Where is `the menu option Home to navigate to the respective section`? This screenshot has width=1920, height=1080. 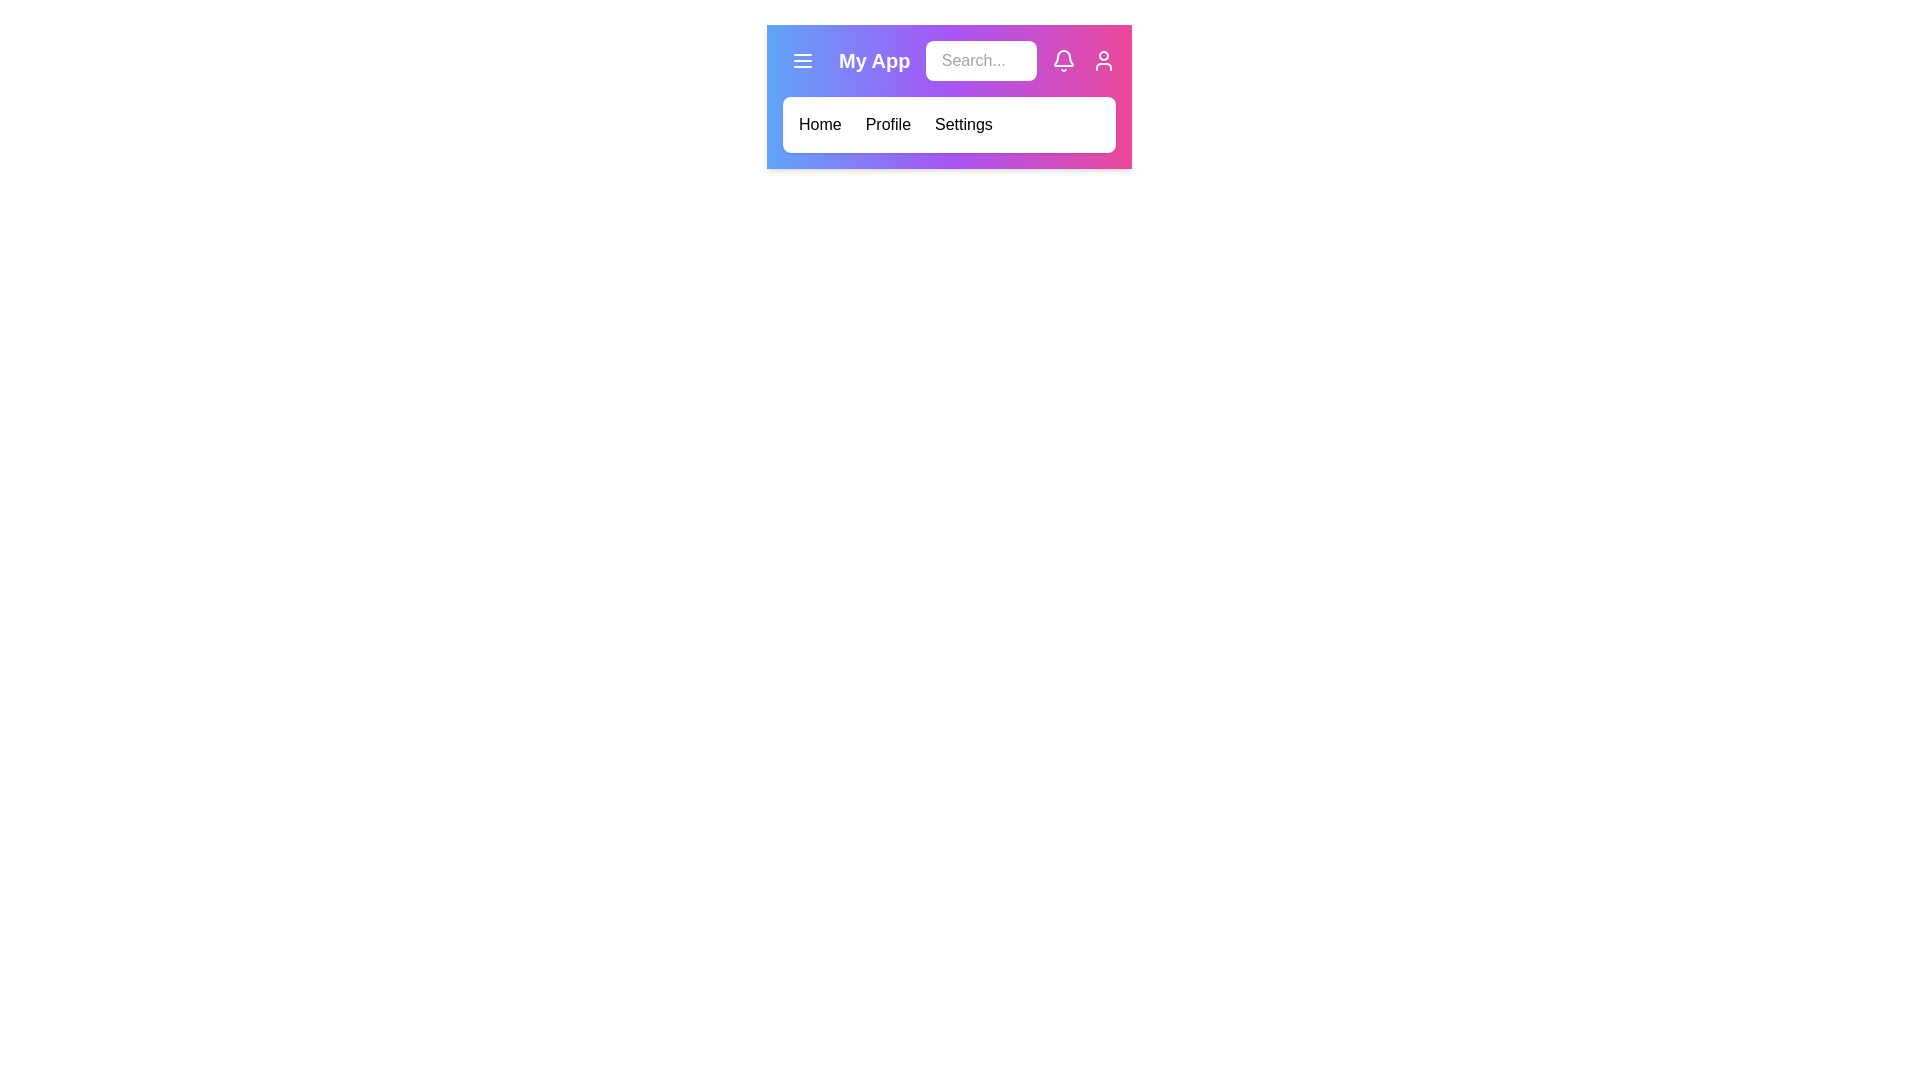 the menu option Home to navigate to the respective section is located at coordinates (820, 124).